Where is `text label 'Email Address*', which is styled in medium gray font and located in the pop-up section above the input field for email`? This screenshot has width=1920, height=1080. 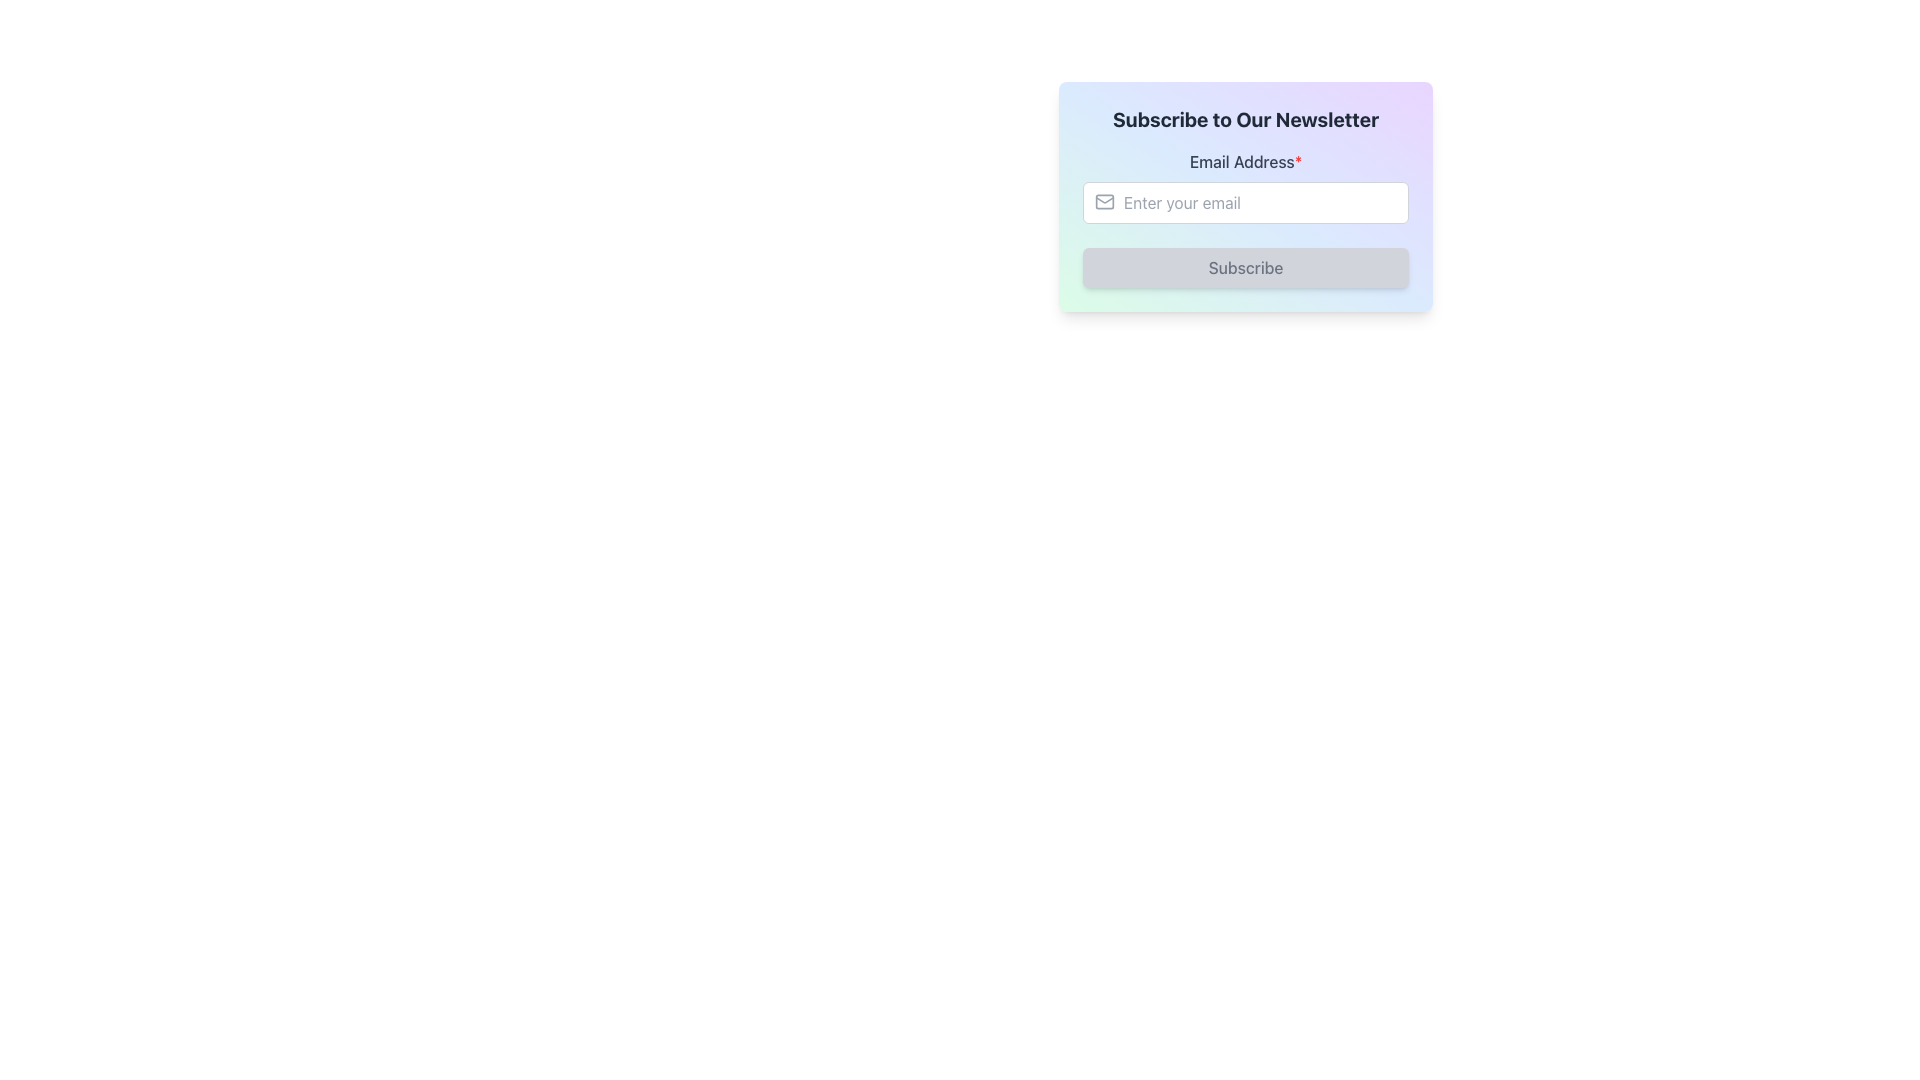 text label 'Email Address*', which is styled in medium gray font and located in the pop-up section above the input field for email is located at coordinates (1245, 161).